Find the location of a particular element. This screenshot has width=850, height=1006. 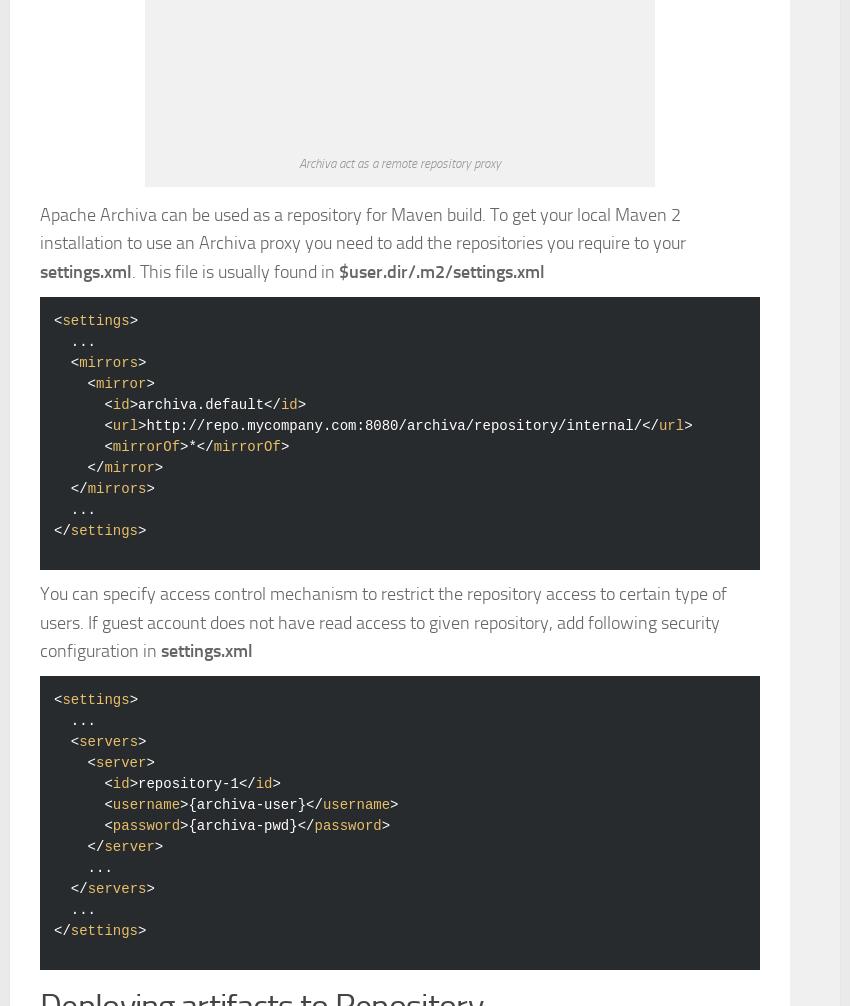

'Archiva act as a remote repository proxy' is located at coordinates (299, 441).